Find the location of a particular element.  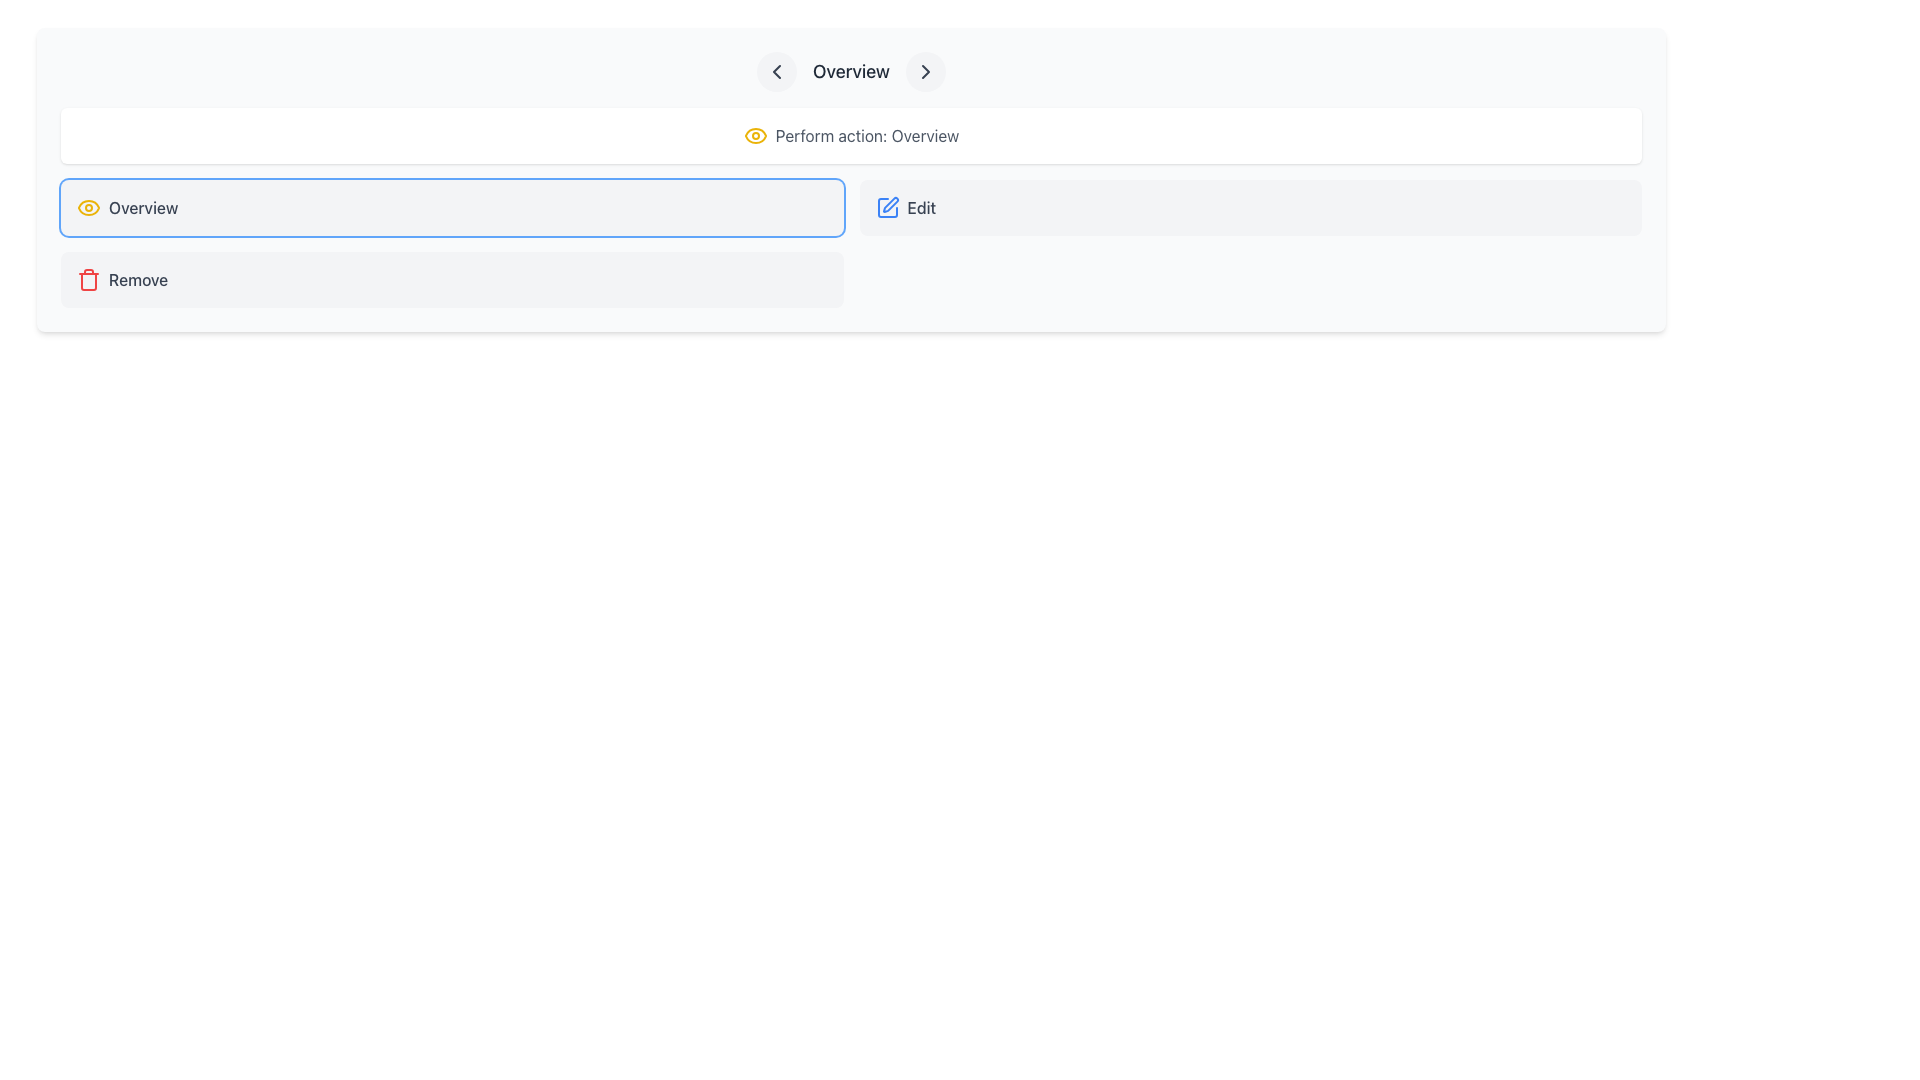

the 'Overview' button located at the top of the first column in a two-column grid layout for keyboard interaction is located at coordinates (451, 208).